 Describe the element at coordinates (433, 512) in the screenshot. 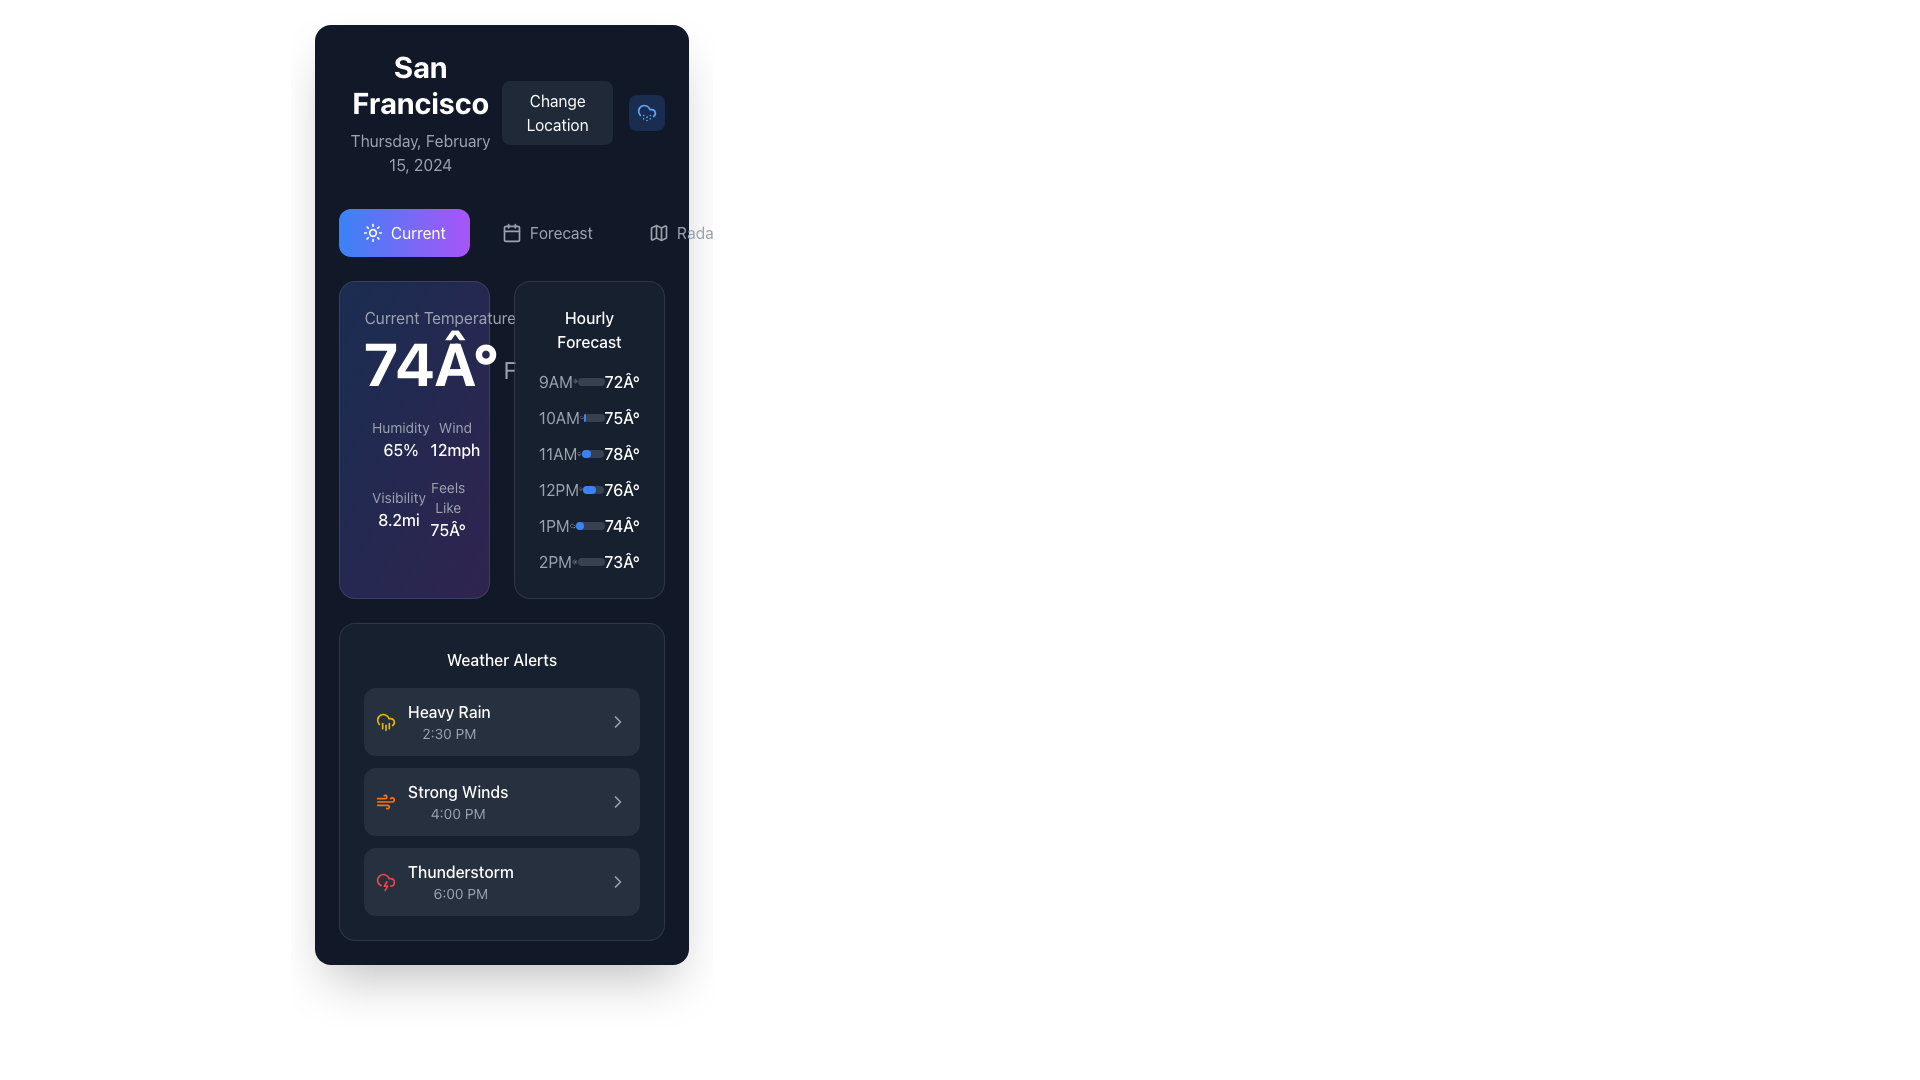

I see `the vertical thermometer icon located in the 'Current Temperature' section of the weather panel, positioned near the bottom right of the card next to the 'Feels like' temperature text` at that location.